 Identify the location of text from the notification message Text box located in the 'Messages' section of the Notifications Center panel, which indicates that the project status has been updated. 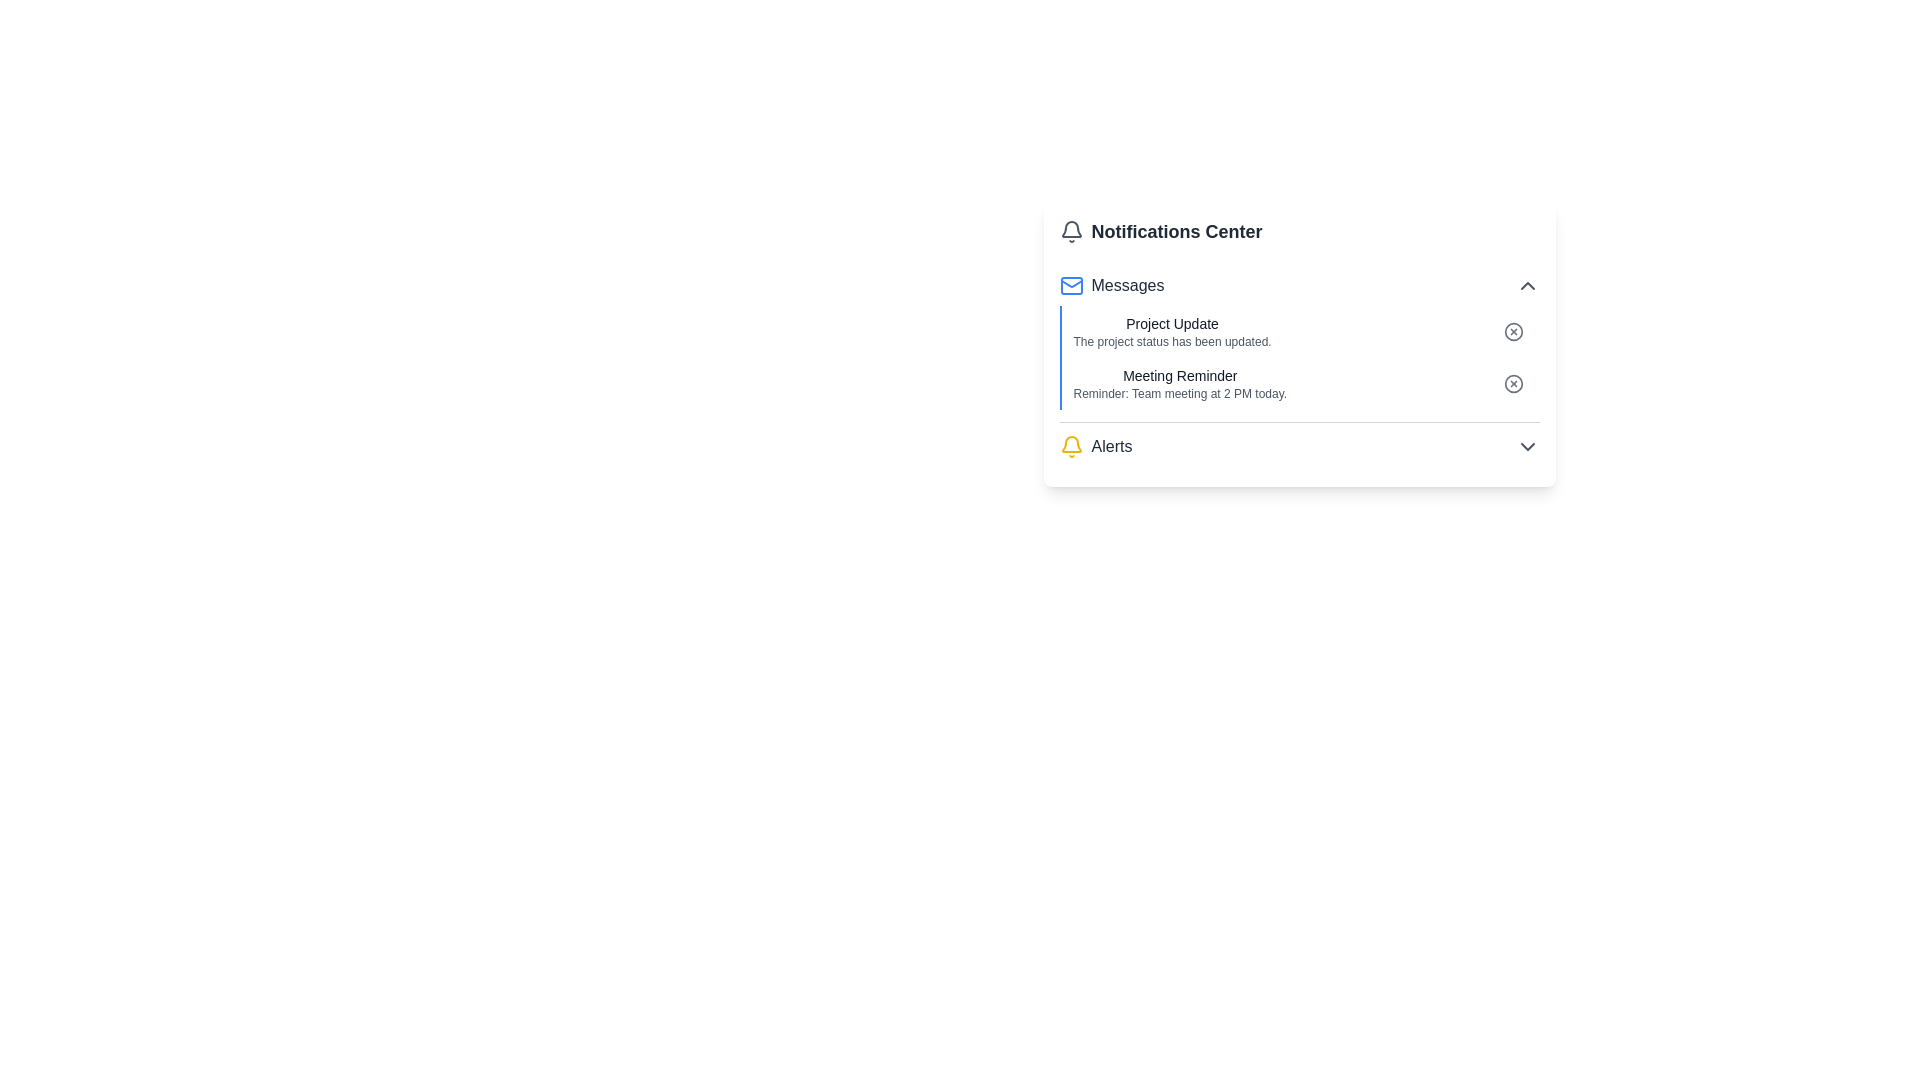
(1172, 330).